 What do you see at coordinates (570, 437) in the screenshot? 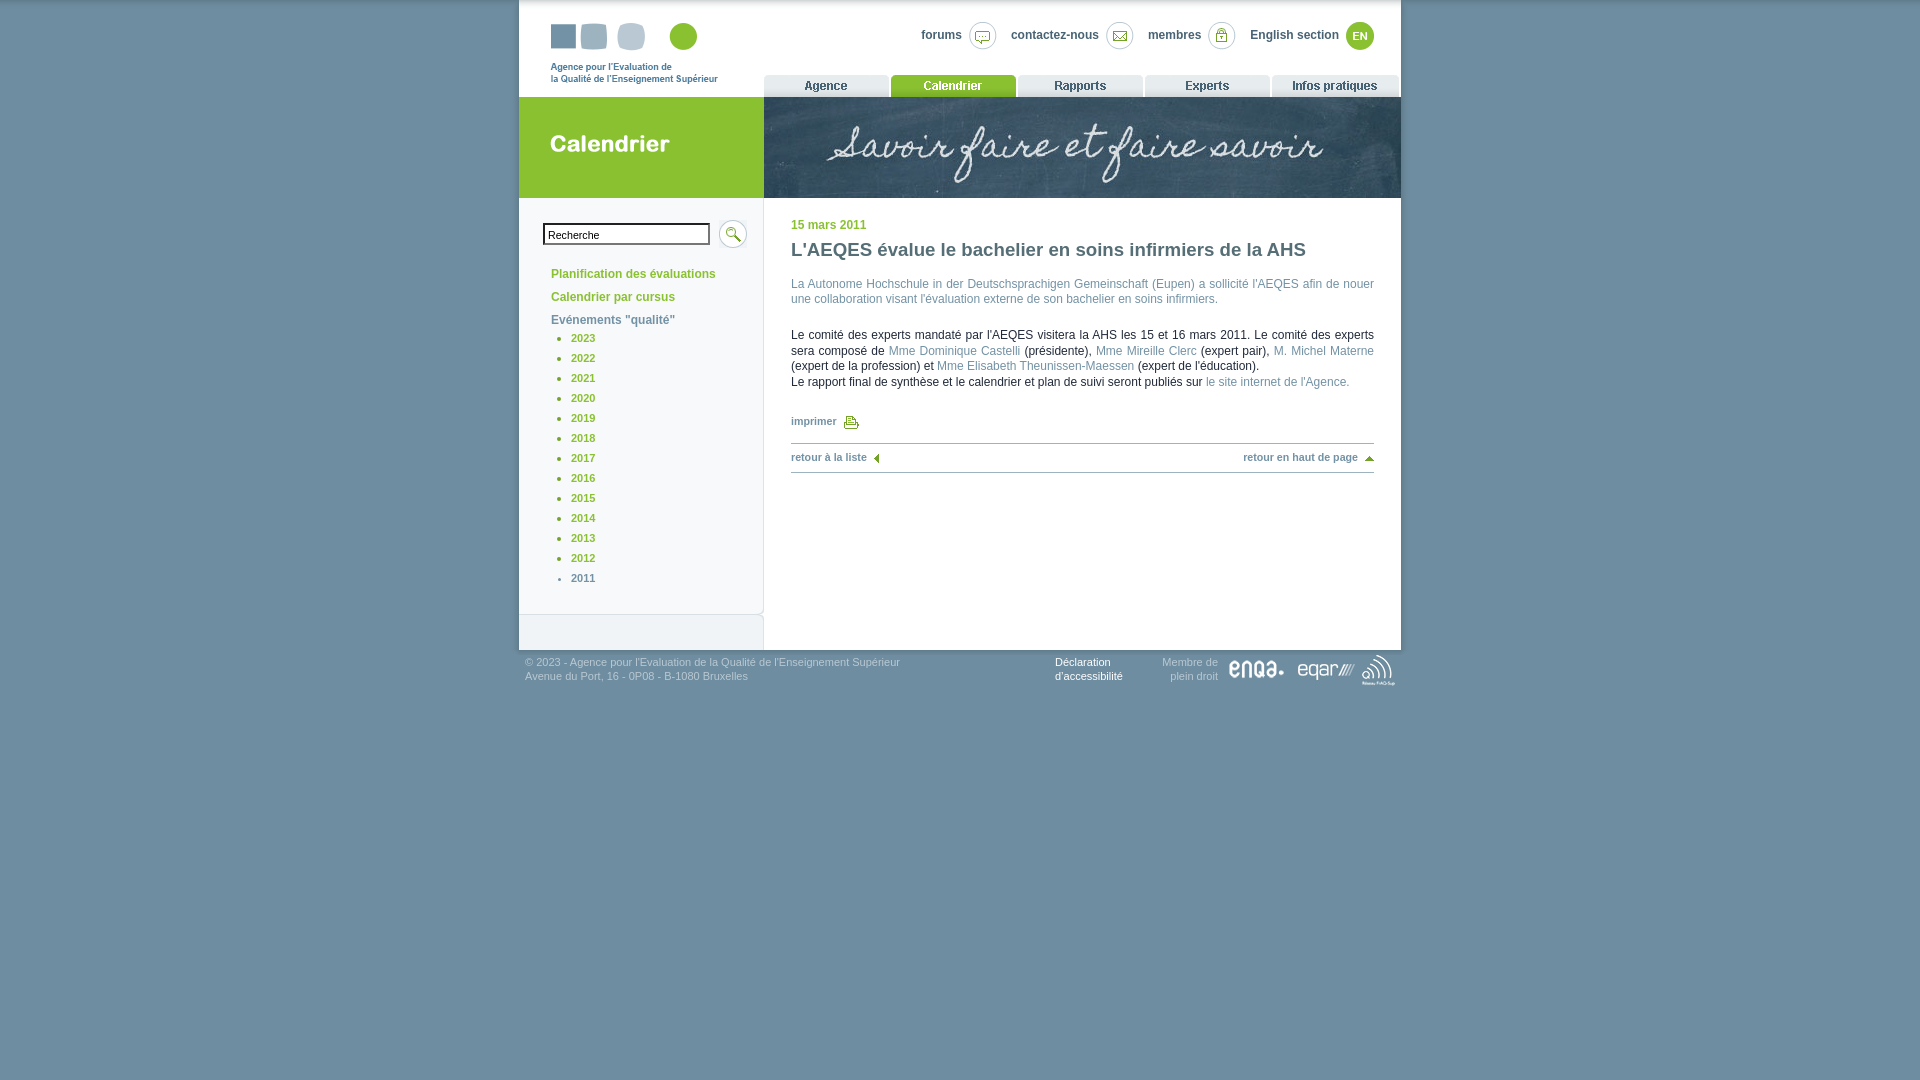
I see `'2018'` at bounding box center [570, 437].